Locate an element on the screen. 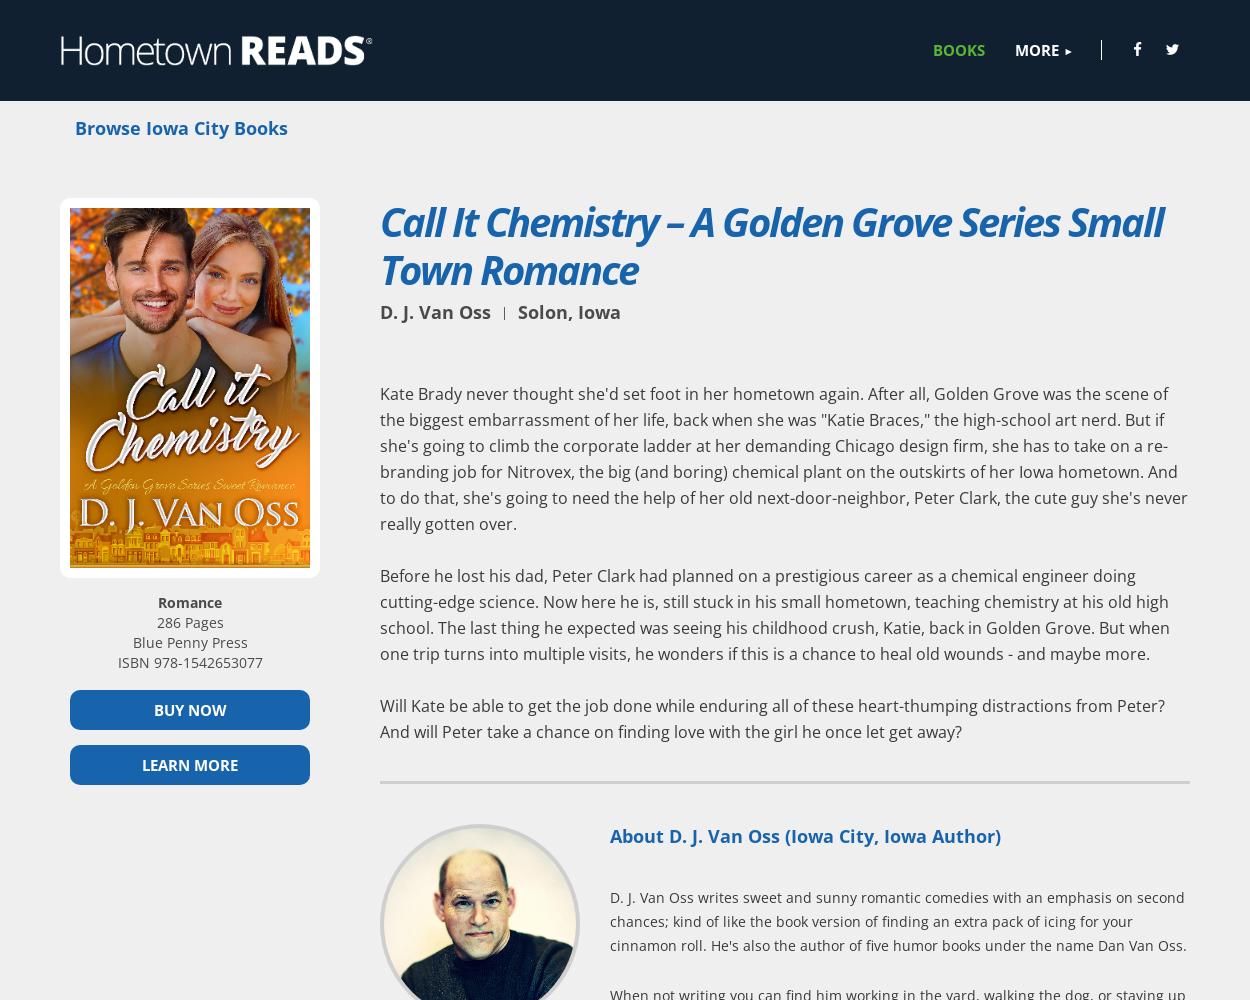 The height and width of the screenshot is (1000, 1250). 'Blue Penny Press' is located at coordinates (188, 641).